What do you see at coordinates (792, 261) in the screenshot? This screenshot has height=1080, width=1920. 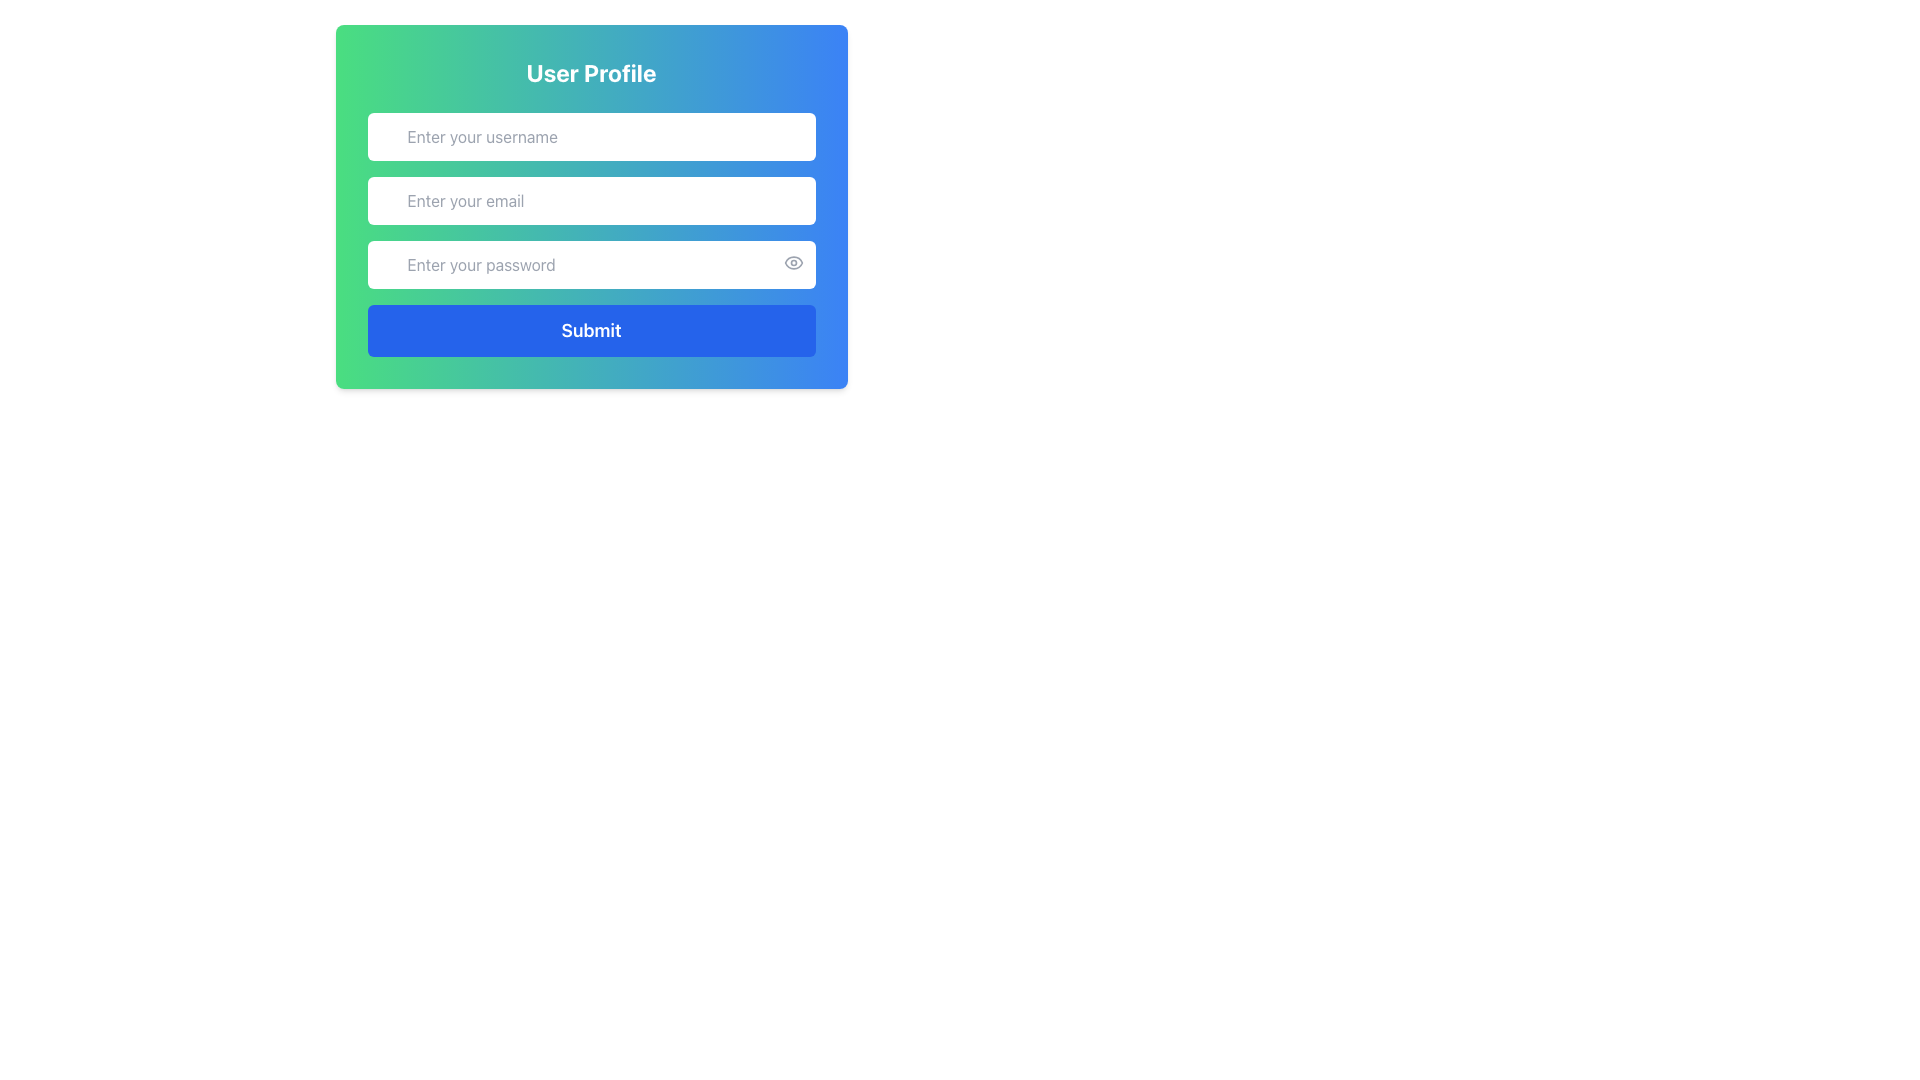 I see `the eye-shaped icon button located at the top-right corner of the password input field for visual change` at bounding box center [792, 261].